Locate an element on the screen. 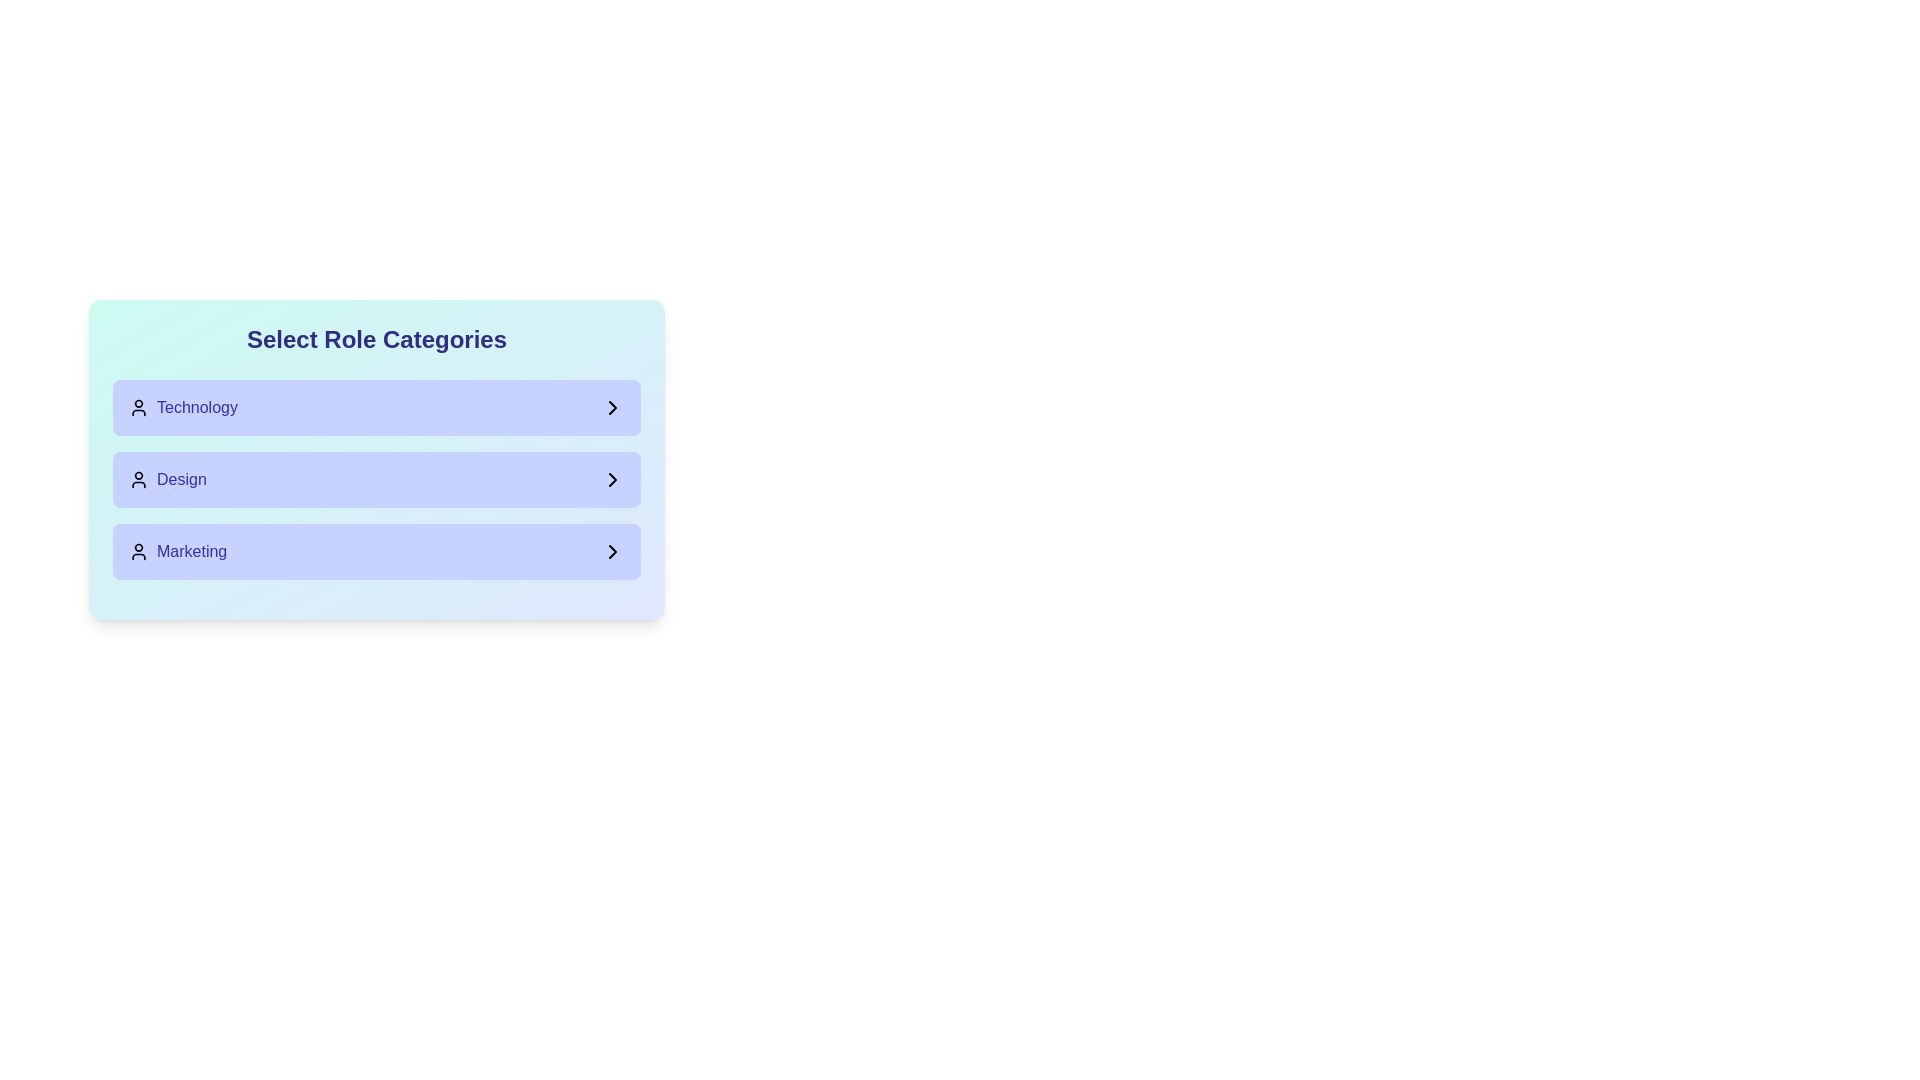  the rightward-pointing arrow icon within the 'Marketing' button, which indicates it can be interacted with for further options is located at coordinates (612, 551).